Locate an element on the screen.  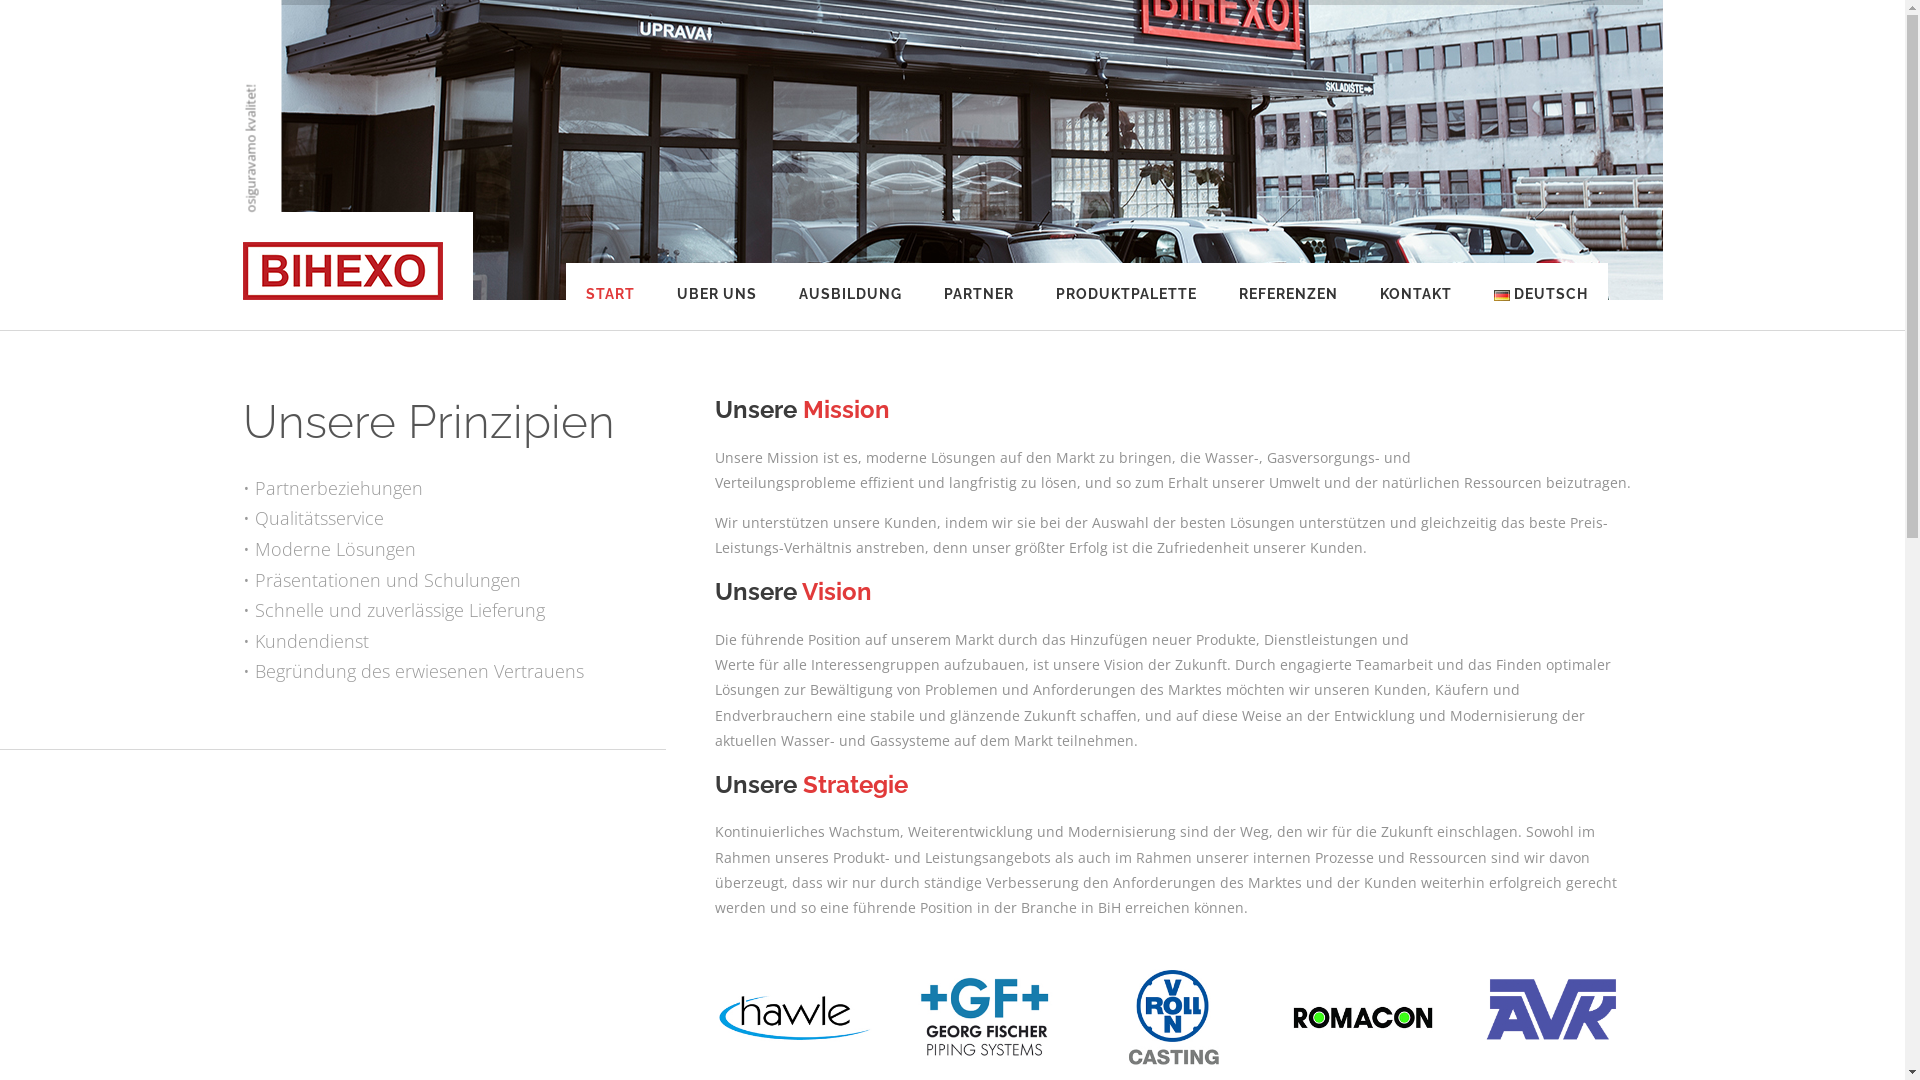
'DEUTSCH' is located at coordinates (1539, 309).